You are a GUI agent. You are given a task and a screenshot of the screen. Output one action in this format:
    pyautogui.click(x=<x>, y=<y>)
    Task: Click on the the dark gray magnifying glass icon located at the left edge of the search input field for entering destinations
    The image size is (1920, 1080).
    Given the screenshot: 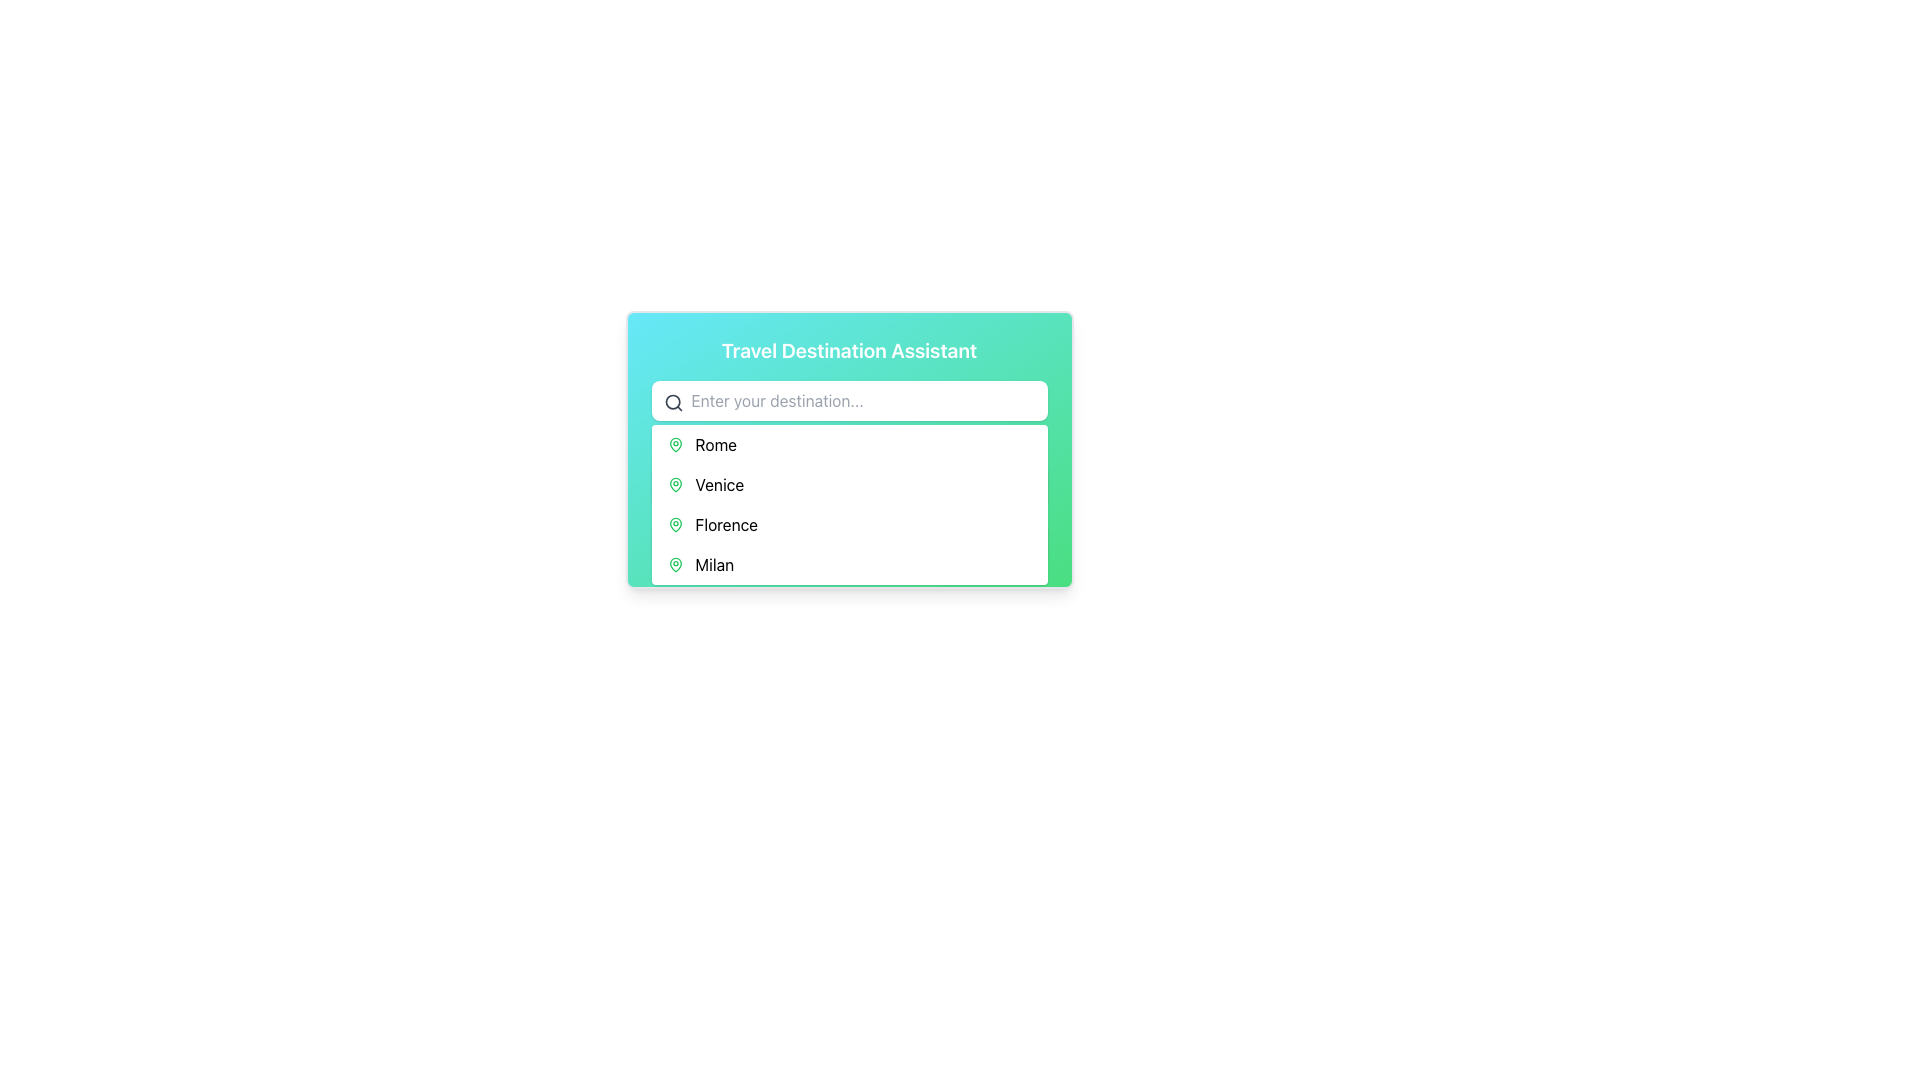 What is the action you would take?
    pyautogui.click(x=673, y=402)
    